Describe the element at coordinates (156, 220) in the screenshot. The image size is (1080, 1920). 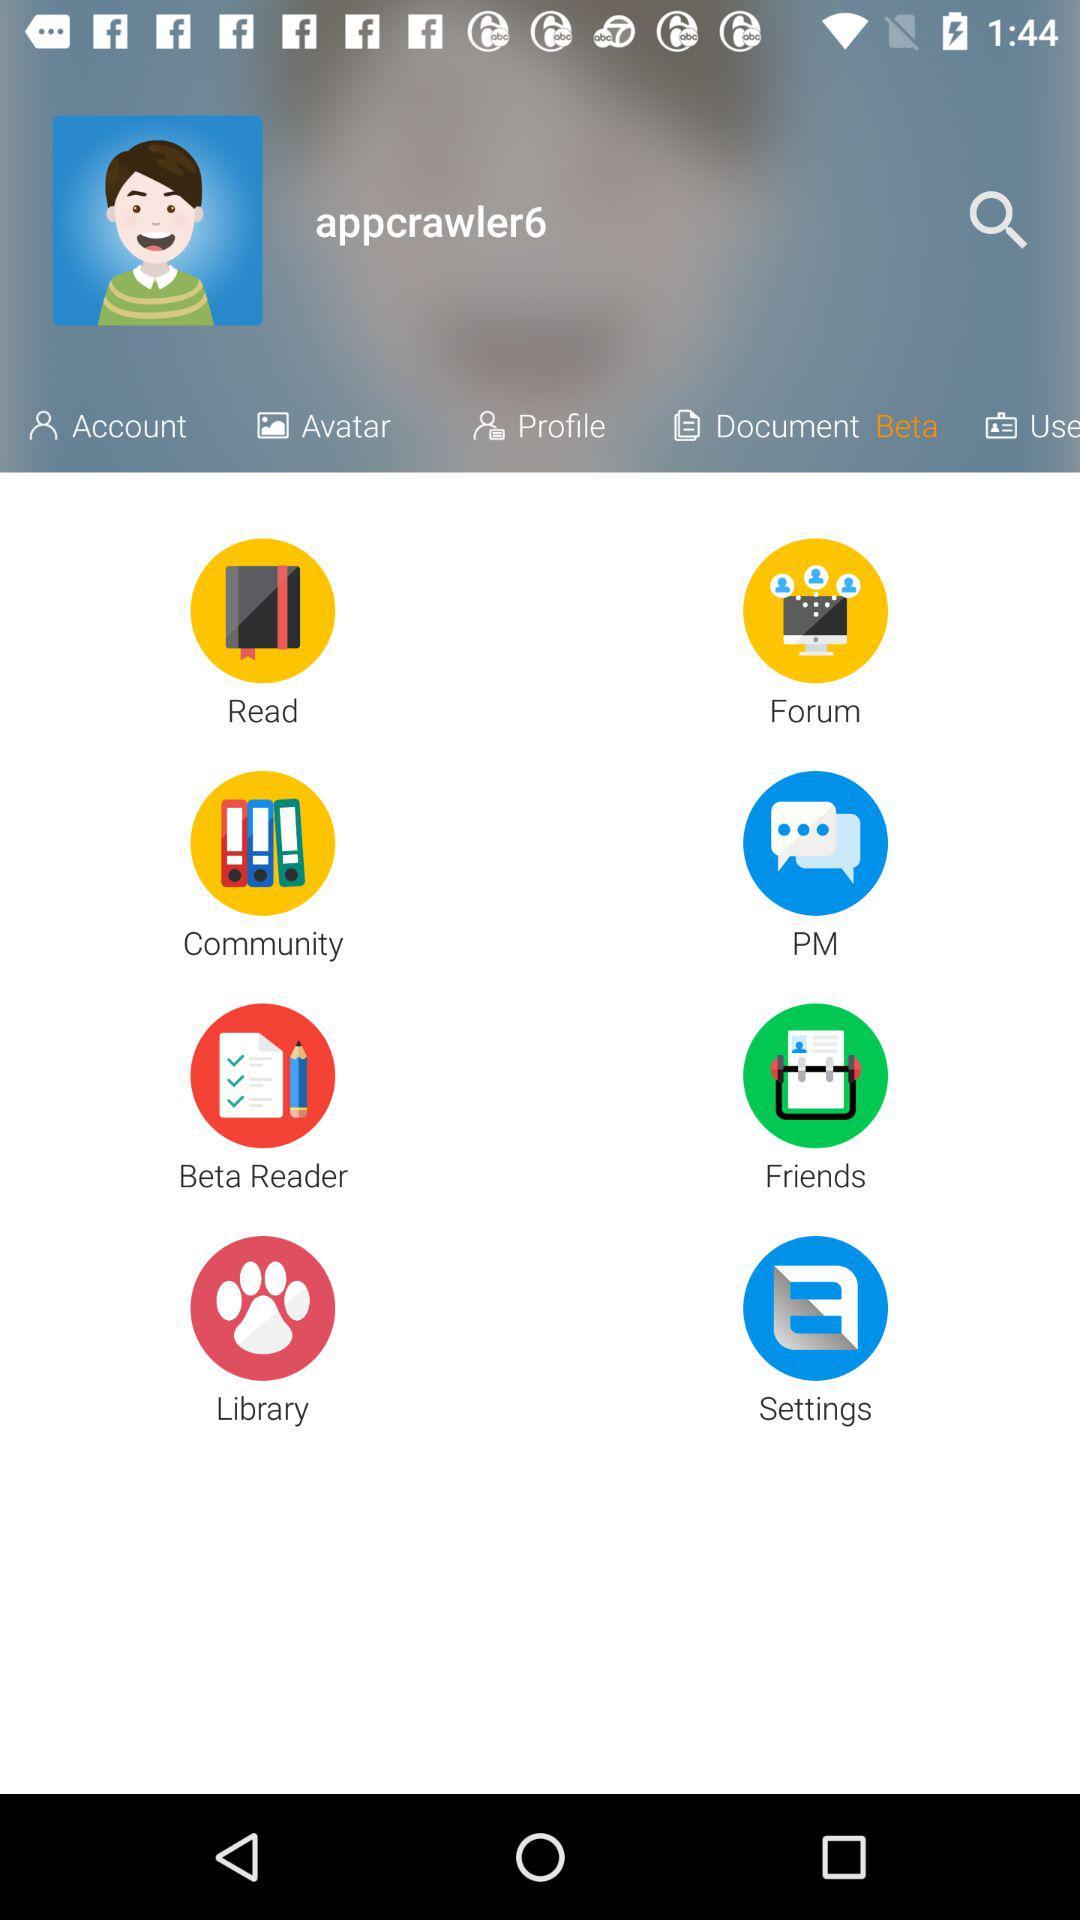
I see `item above account icon` at that location.